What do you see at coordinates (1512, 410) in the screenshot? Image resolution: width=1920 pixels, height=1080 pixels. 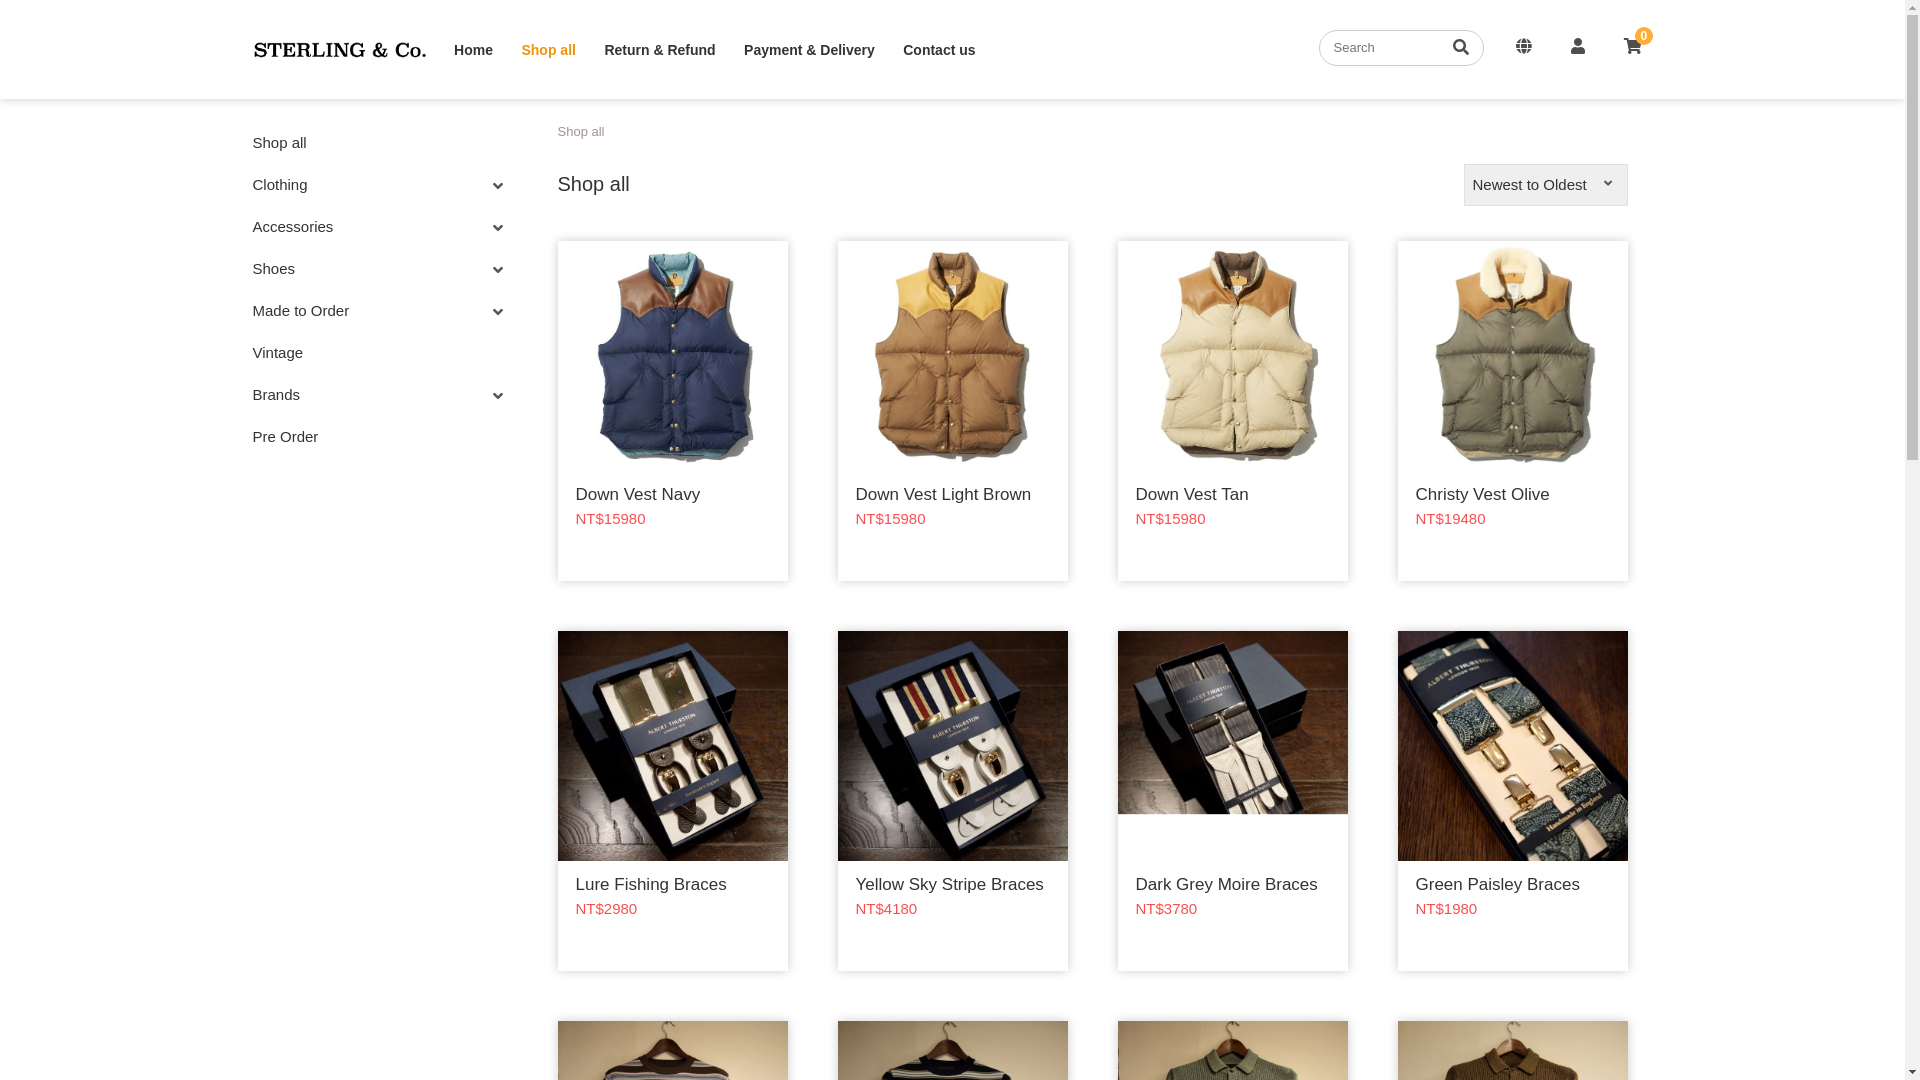 I see `'Christy Vest Olive` at bounding box center [1512, 410].